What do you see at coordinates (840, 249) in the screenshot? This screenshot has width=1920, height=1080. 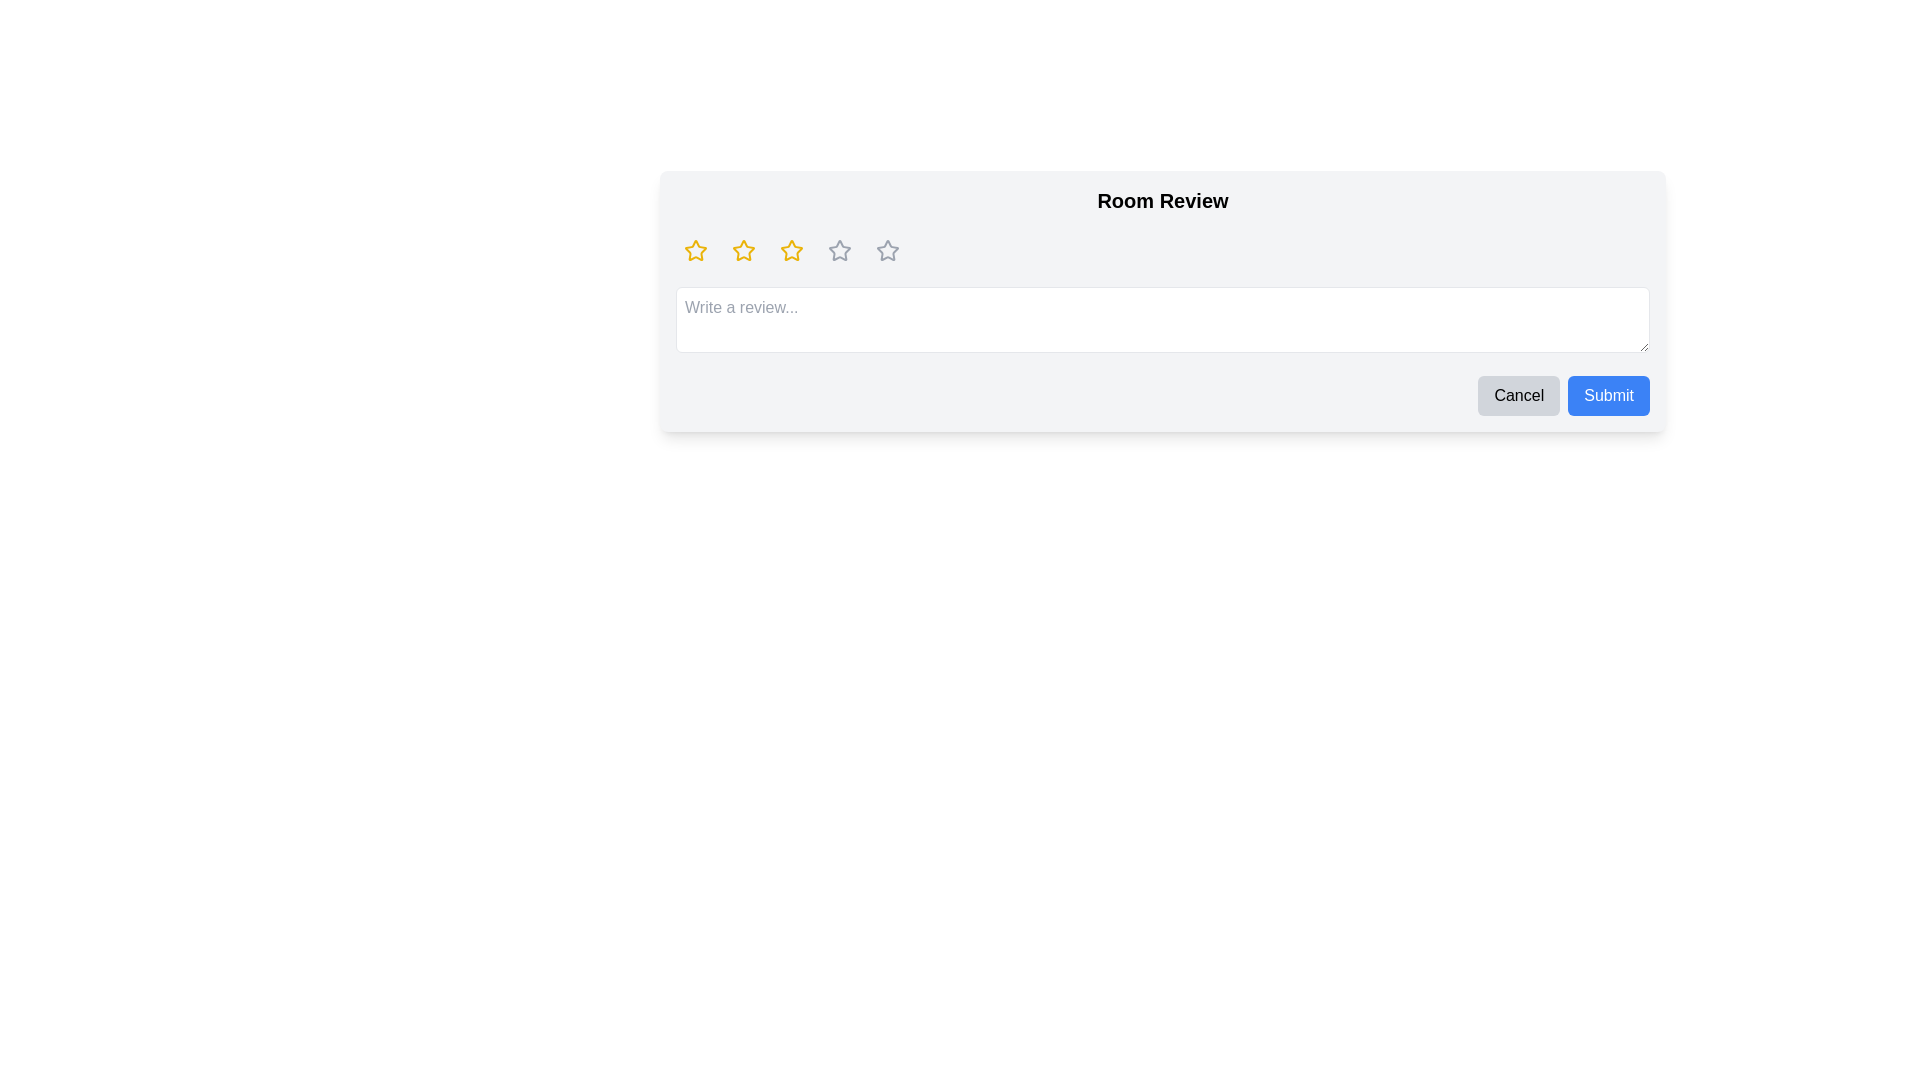 I see `the fourth interactive star icon from the left in the horizontal rating system` at bounding box center [840, 249].